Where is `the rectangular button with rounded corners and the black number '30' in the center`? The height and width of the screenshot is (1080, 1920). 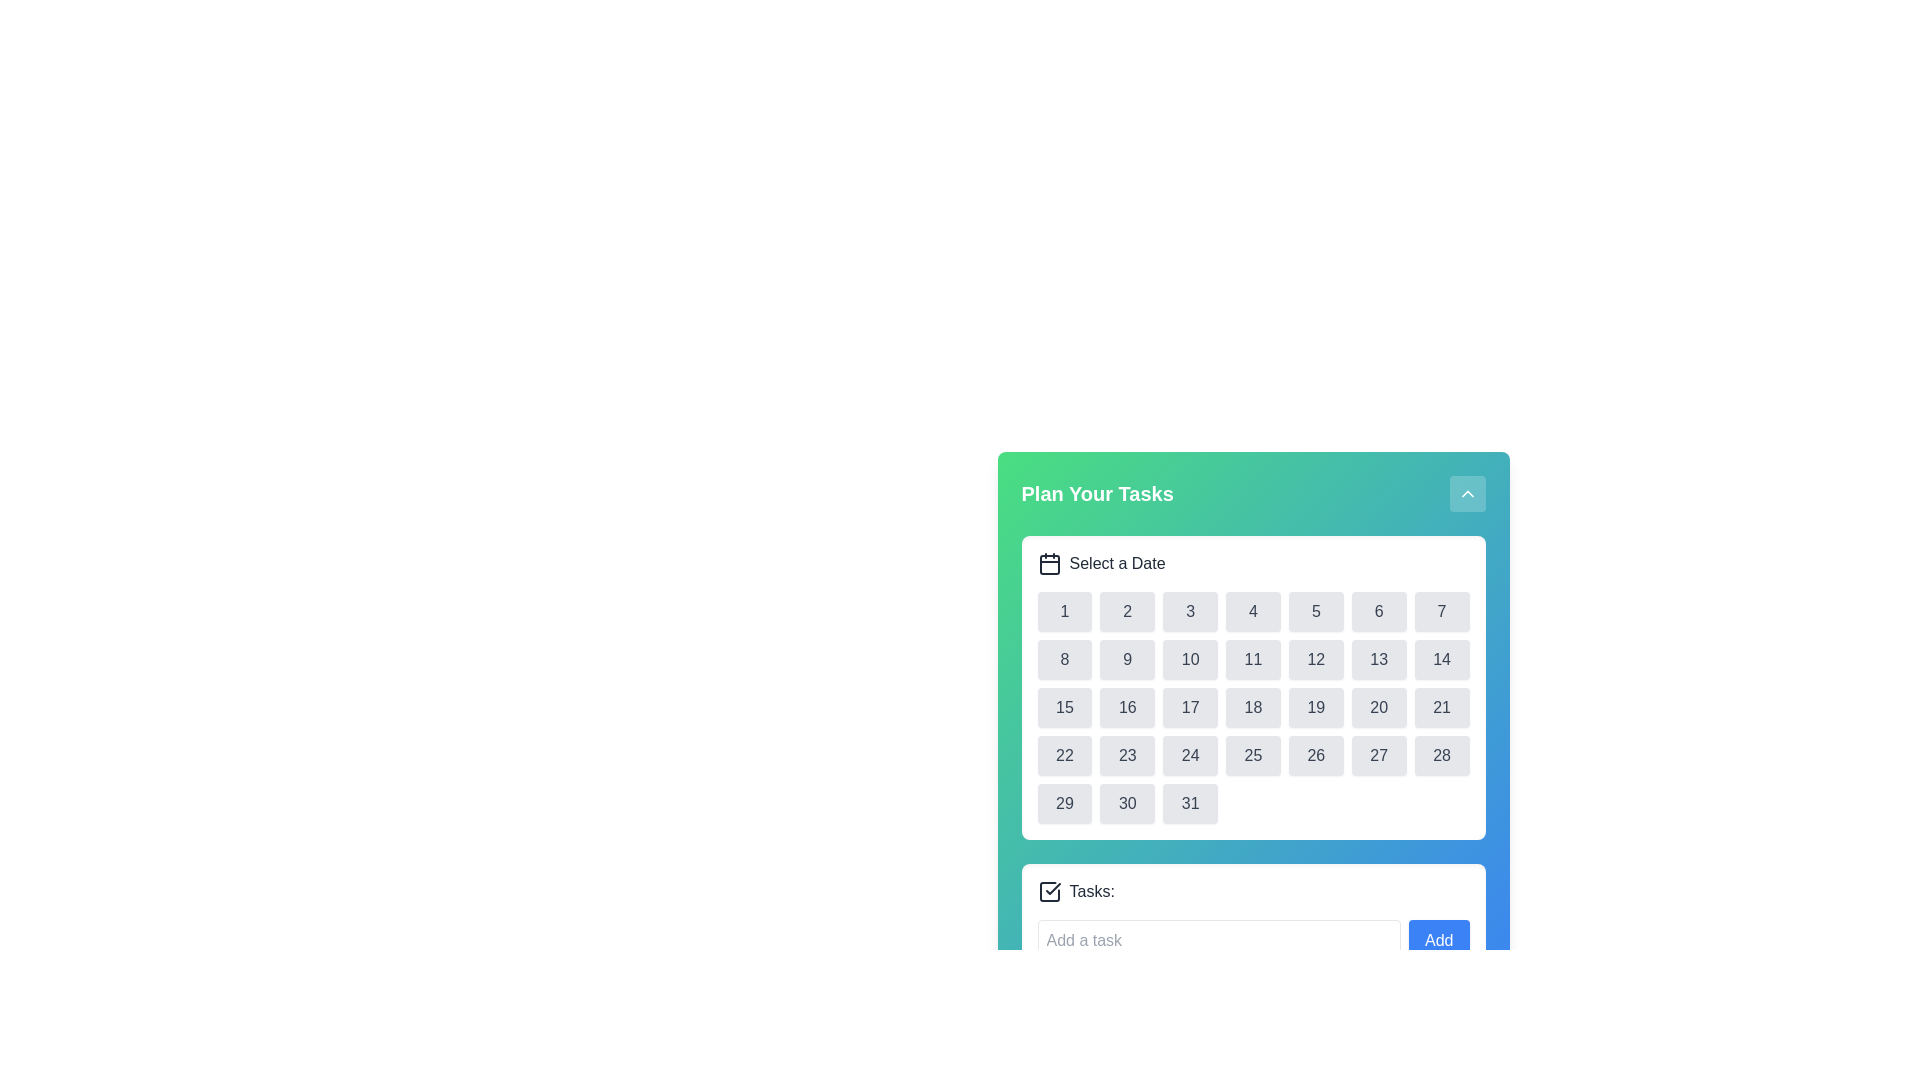 the rectangular button with rounded corners and the black number '30' in the center is located at coordinates (1127, 802).